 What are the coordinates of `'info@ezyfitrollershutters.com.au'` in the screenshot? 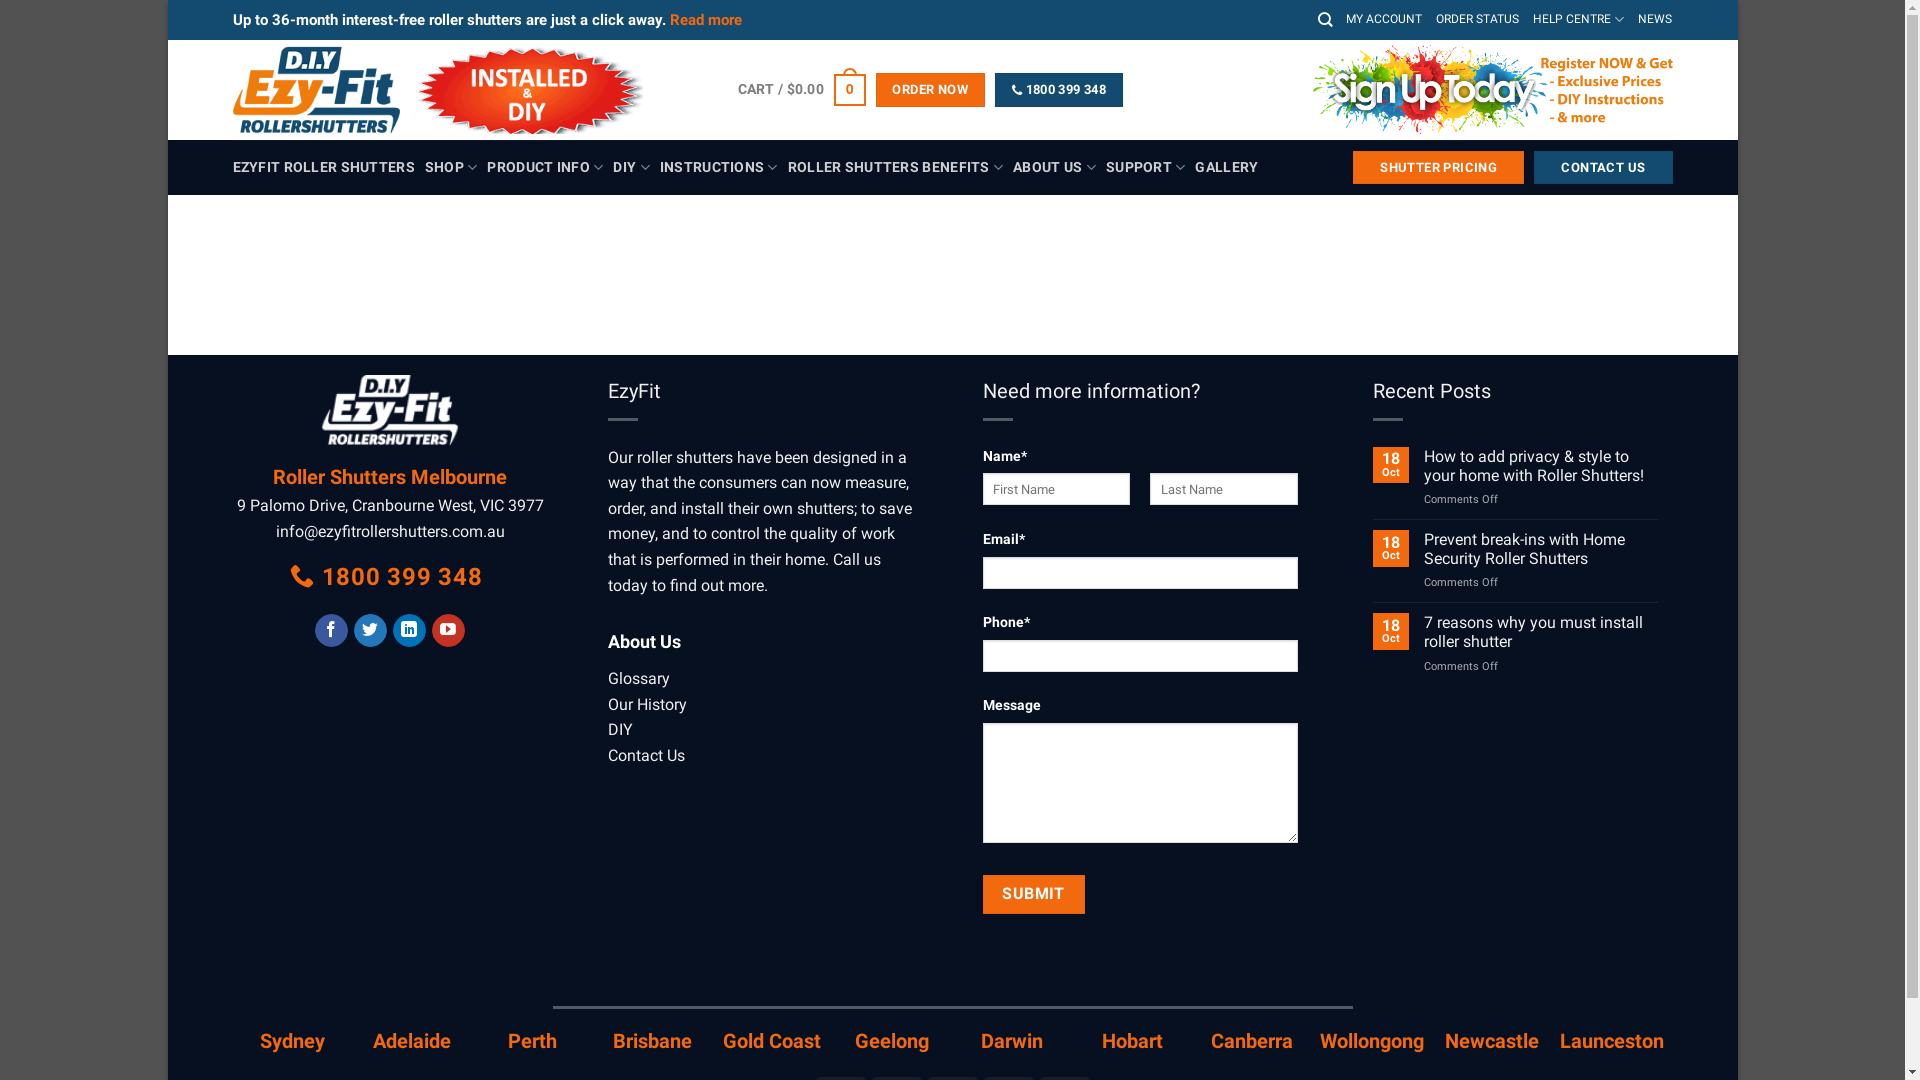 It's located at (274, 530).